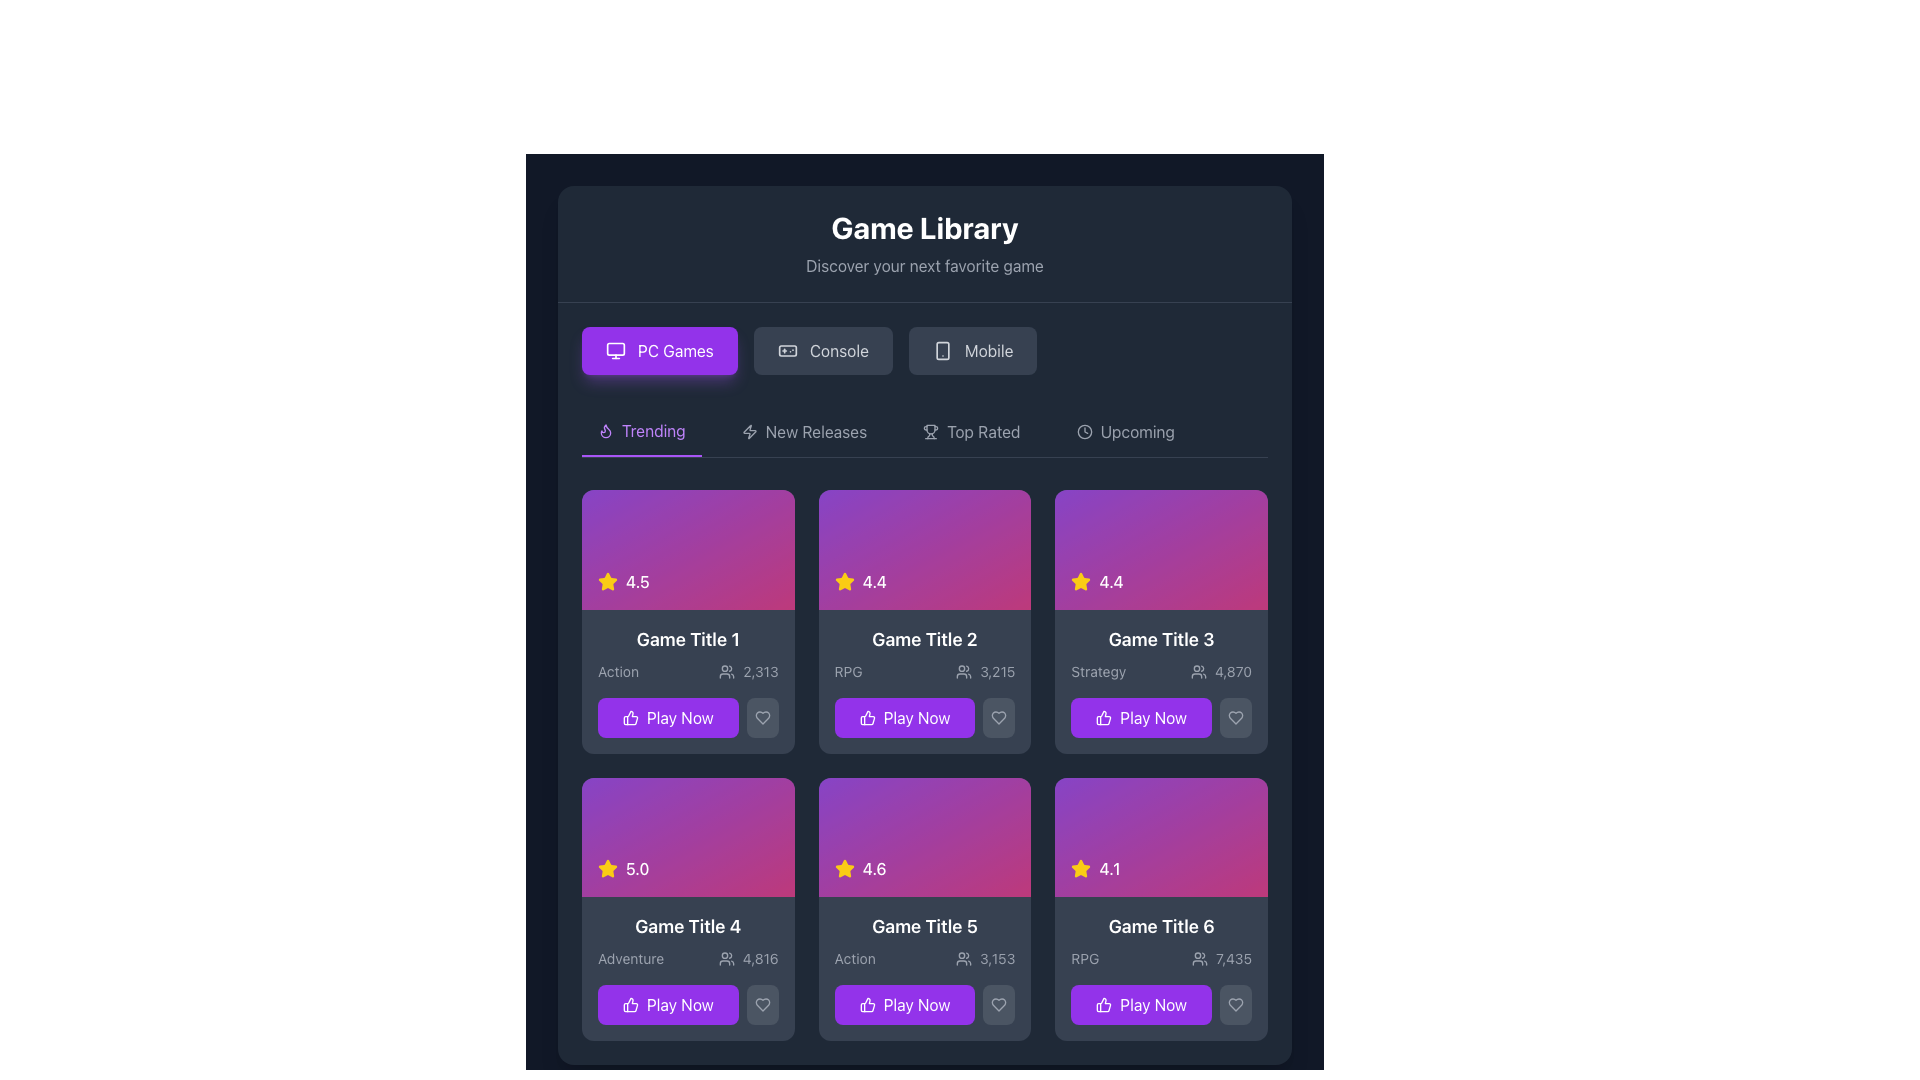 This screenshot has width=1920, height=1080. What do you see at coordinates (816, 431) in the screenshot?
I see `the 'New Releases' text label in the game library navigation menu, which is located between the 'Trending' and 'Top Rated' tabs` at bounding box center [816, 431].